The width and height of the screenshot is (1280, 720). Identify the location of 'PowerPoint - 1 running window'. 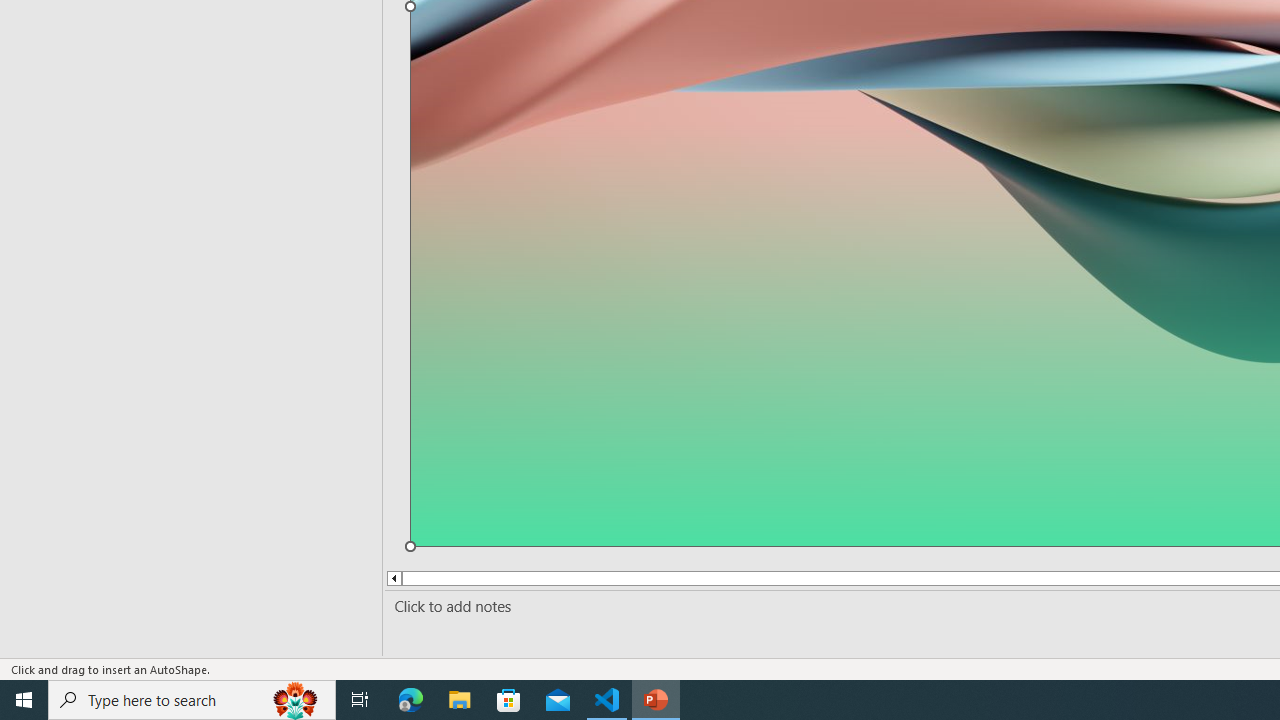
(656, 698).